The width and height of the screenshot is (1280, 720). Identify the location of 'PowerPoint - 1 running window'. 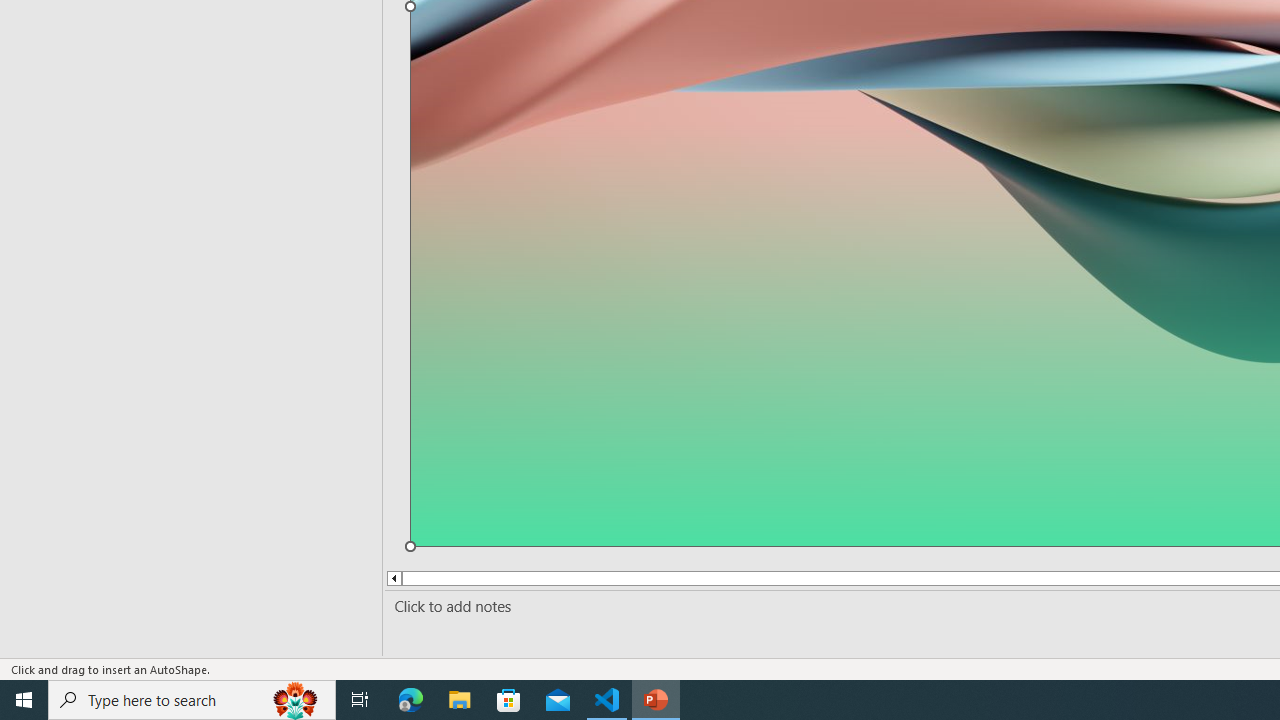
(656, 698).